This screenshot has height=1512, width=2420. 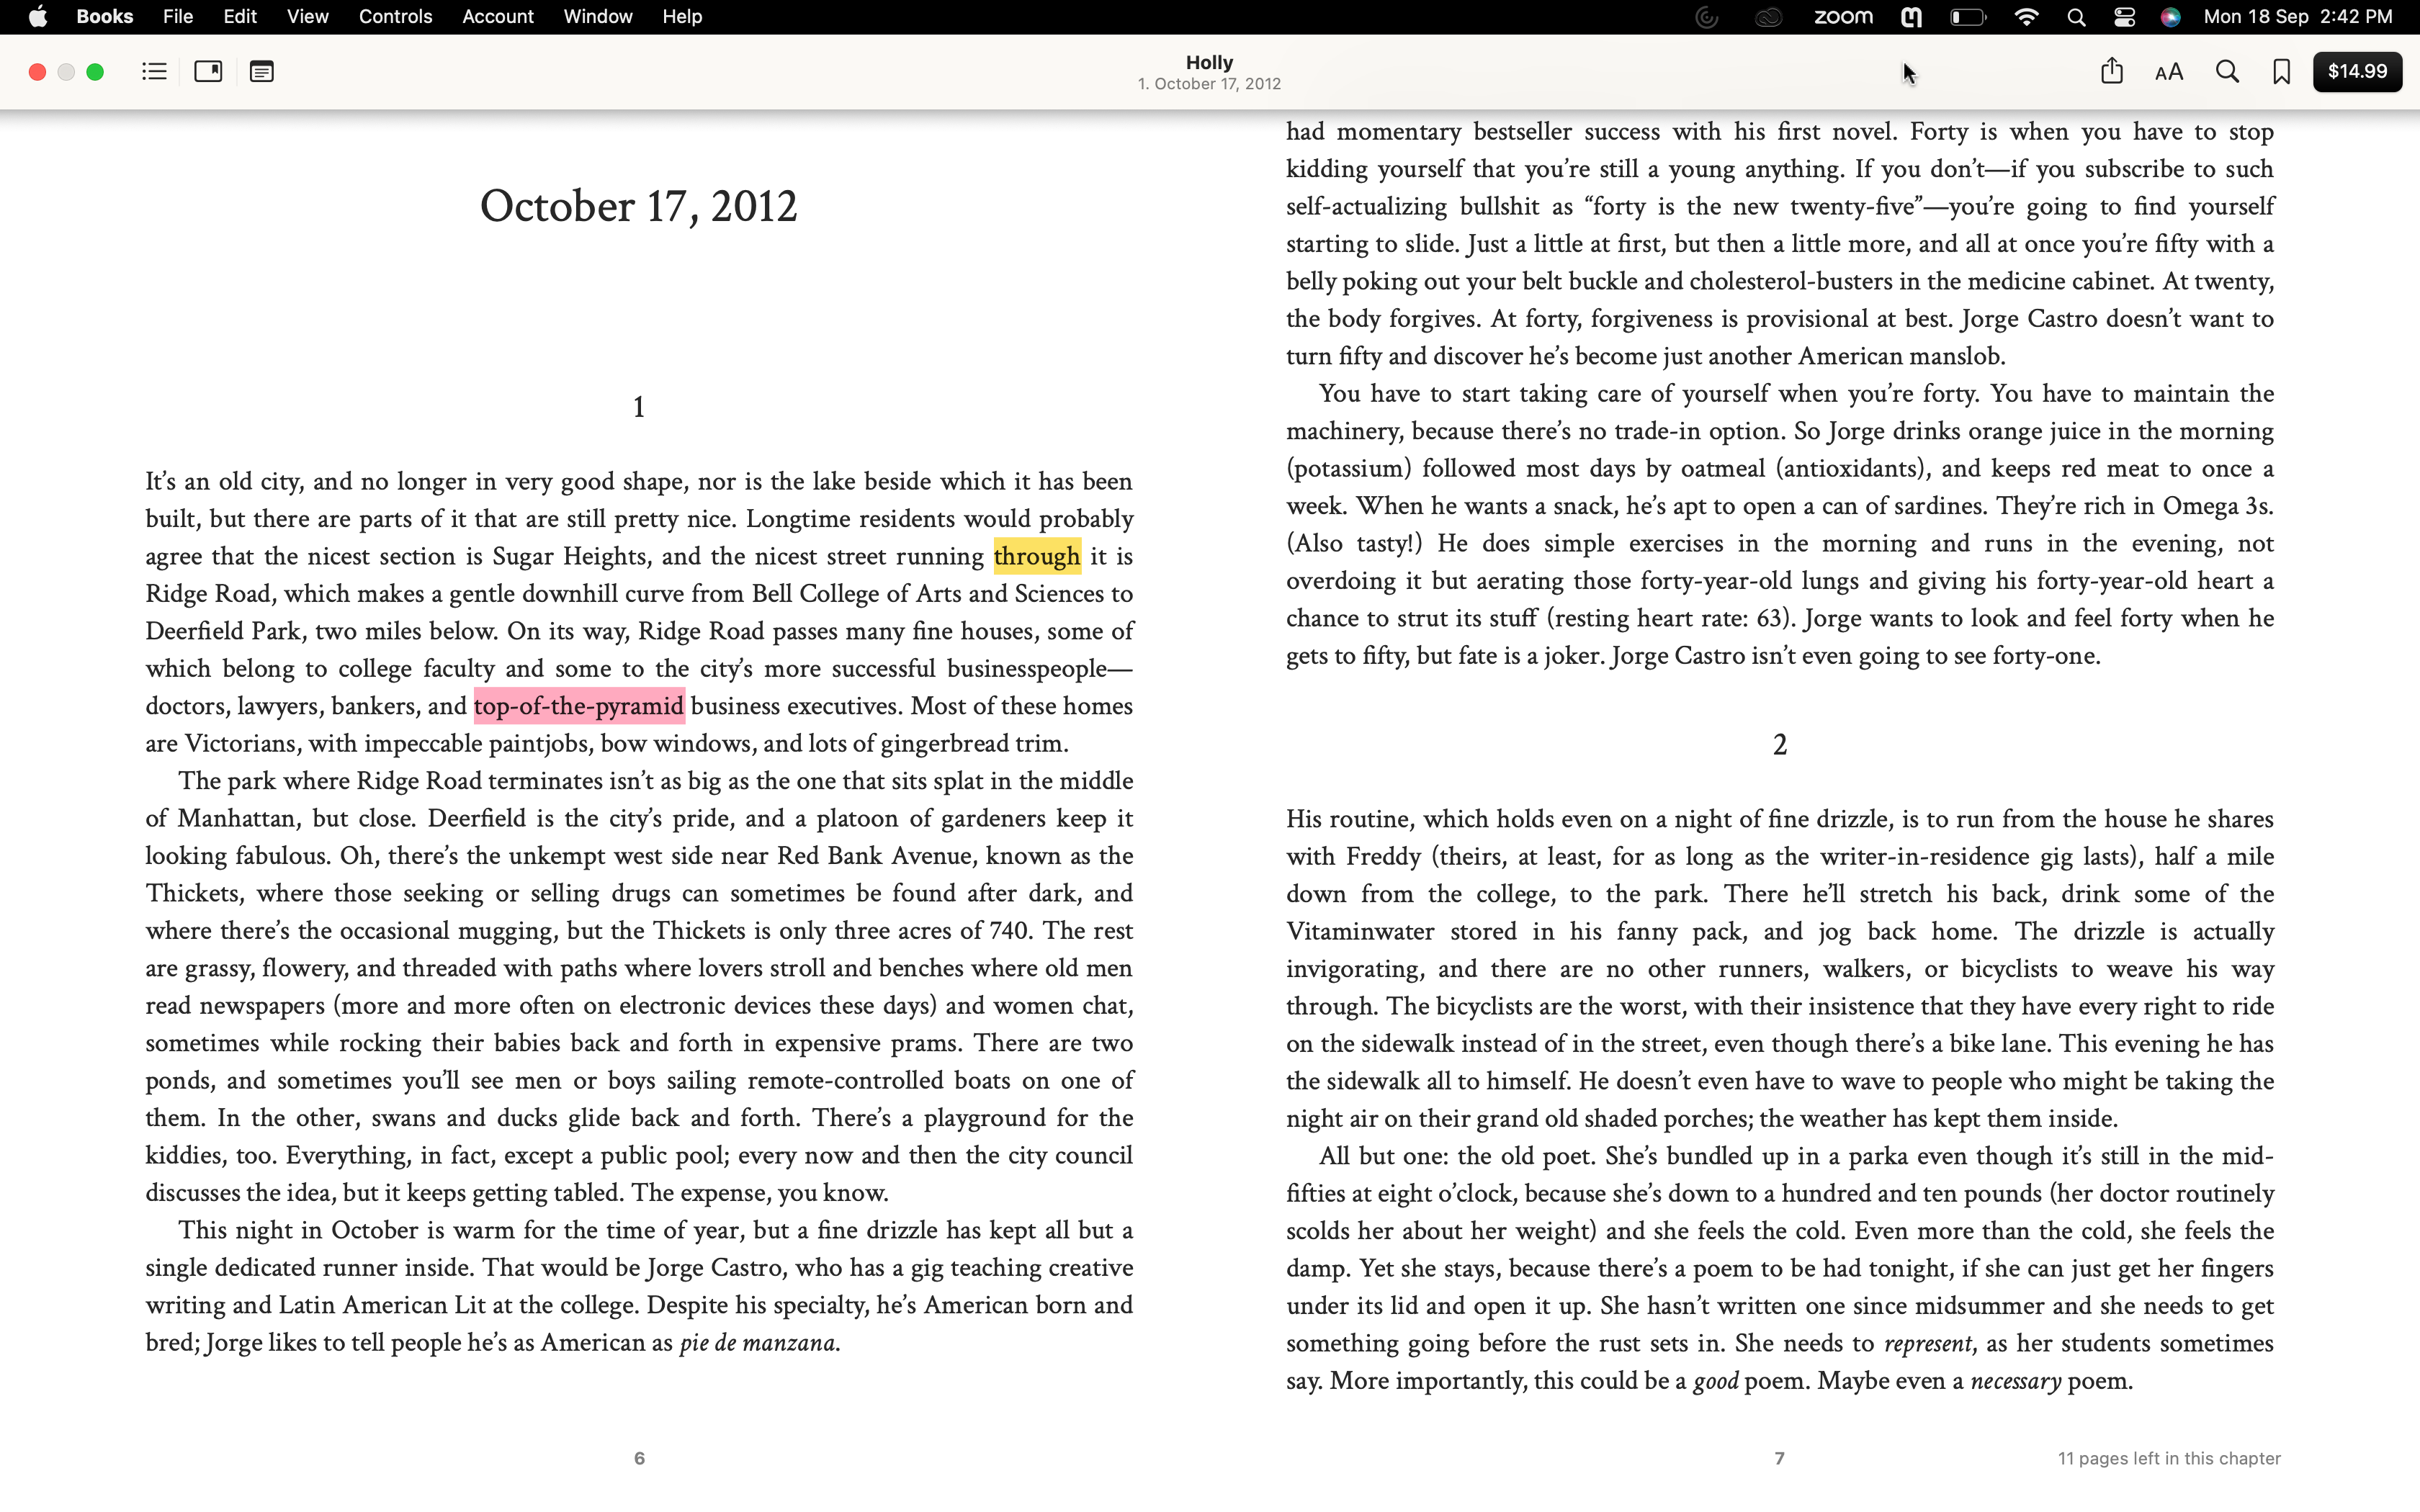 I want to click on the use of "handsome" in the book, so click(x=2225, y=73).